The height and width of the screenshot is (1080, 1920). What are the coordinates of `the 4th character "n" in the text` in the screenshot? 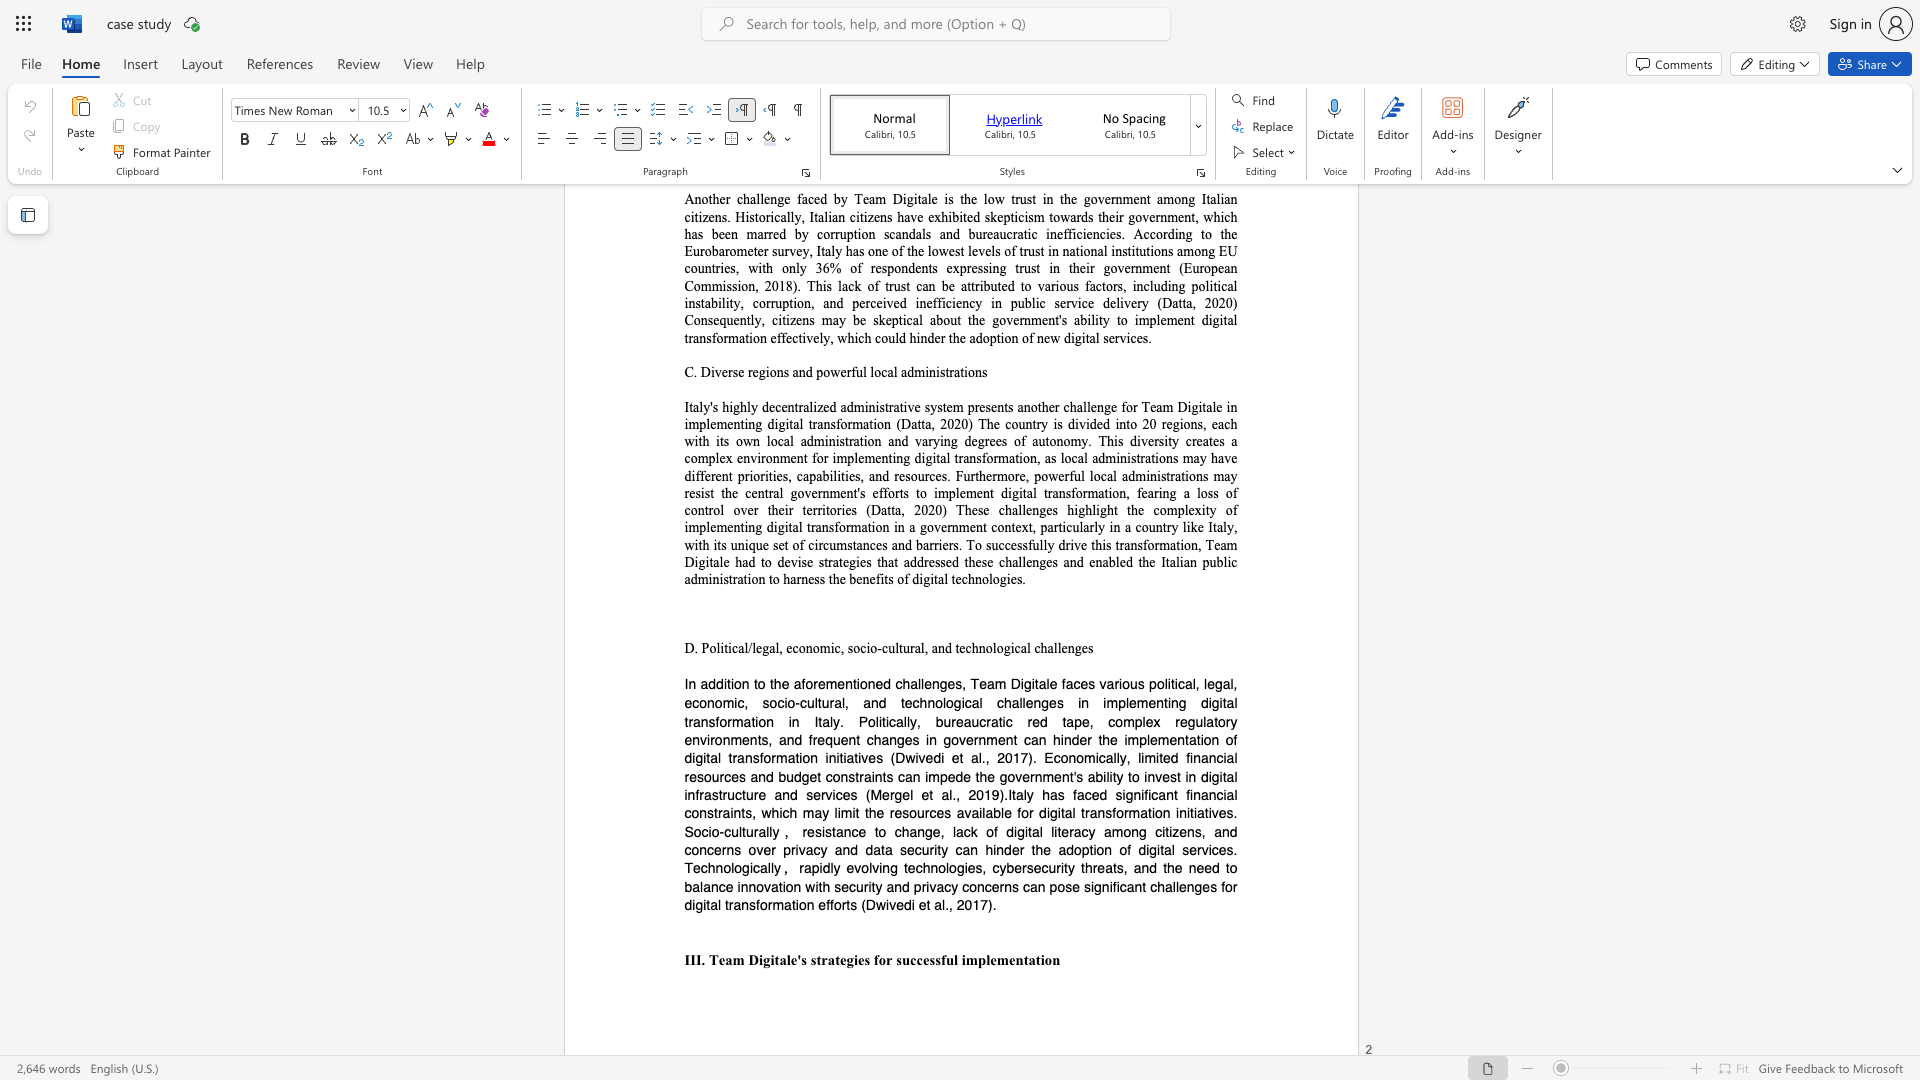 It's located at (1192, 867).